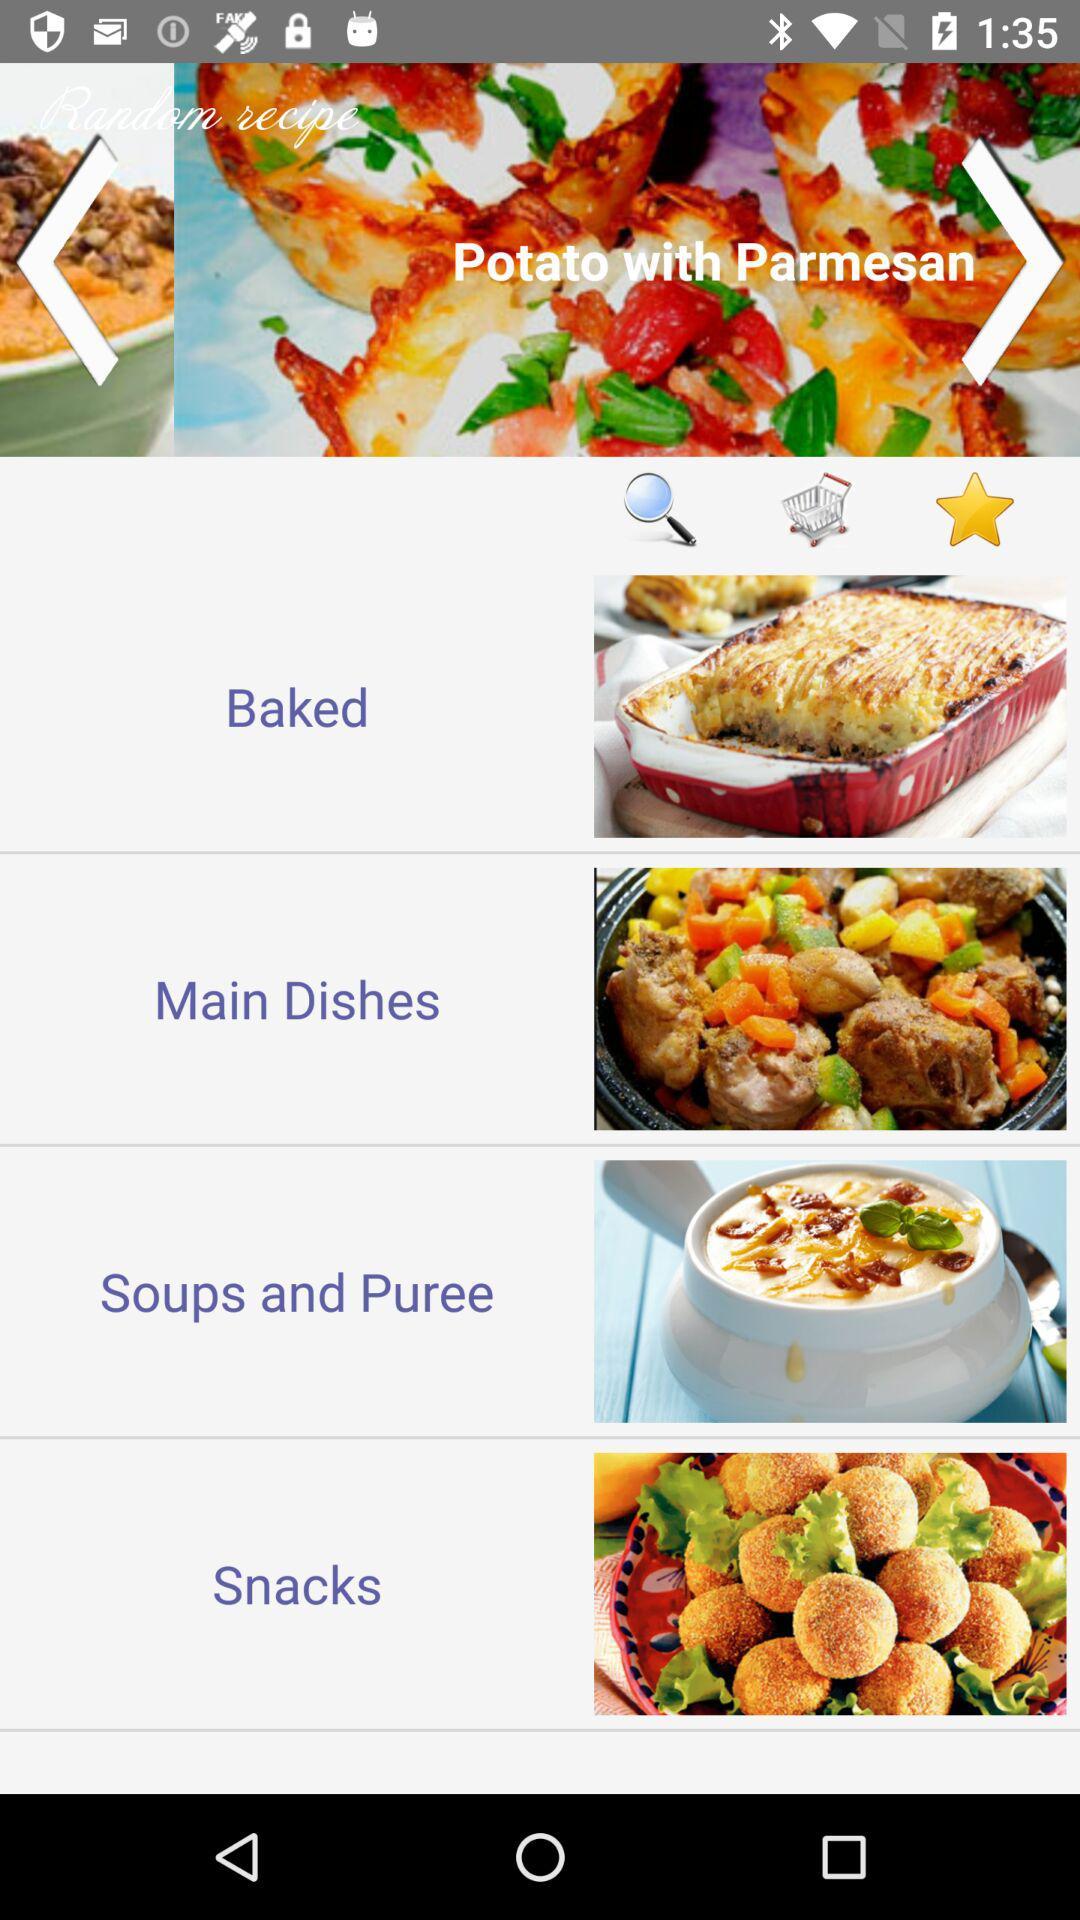  Describe the element at coordinates (1014, 258) in the screenshot. I see `go forward` at that location.